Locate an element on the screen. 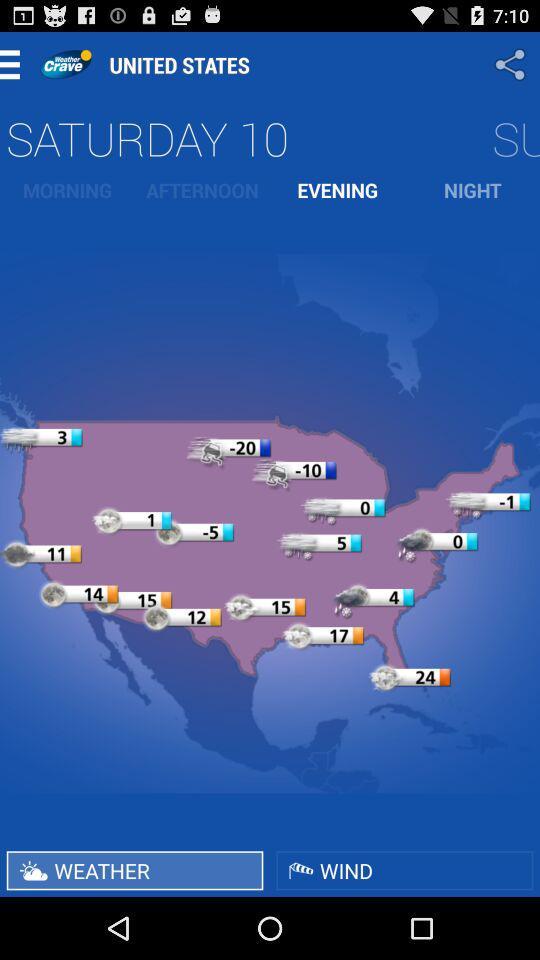 This screenshot has width=540, height=960. app to the right of the united states app is located at coordinates (512, 64).